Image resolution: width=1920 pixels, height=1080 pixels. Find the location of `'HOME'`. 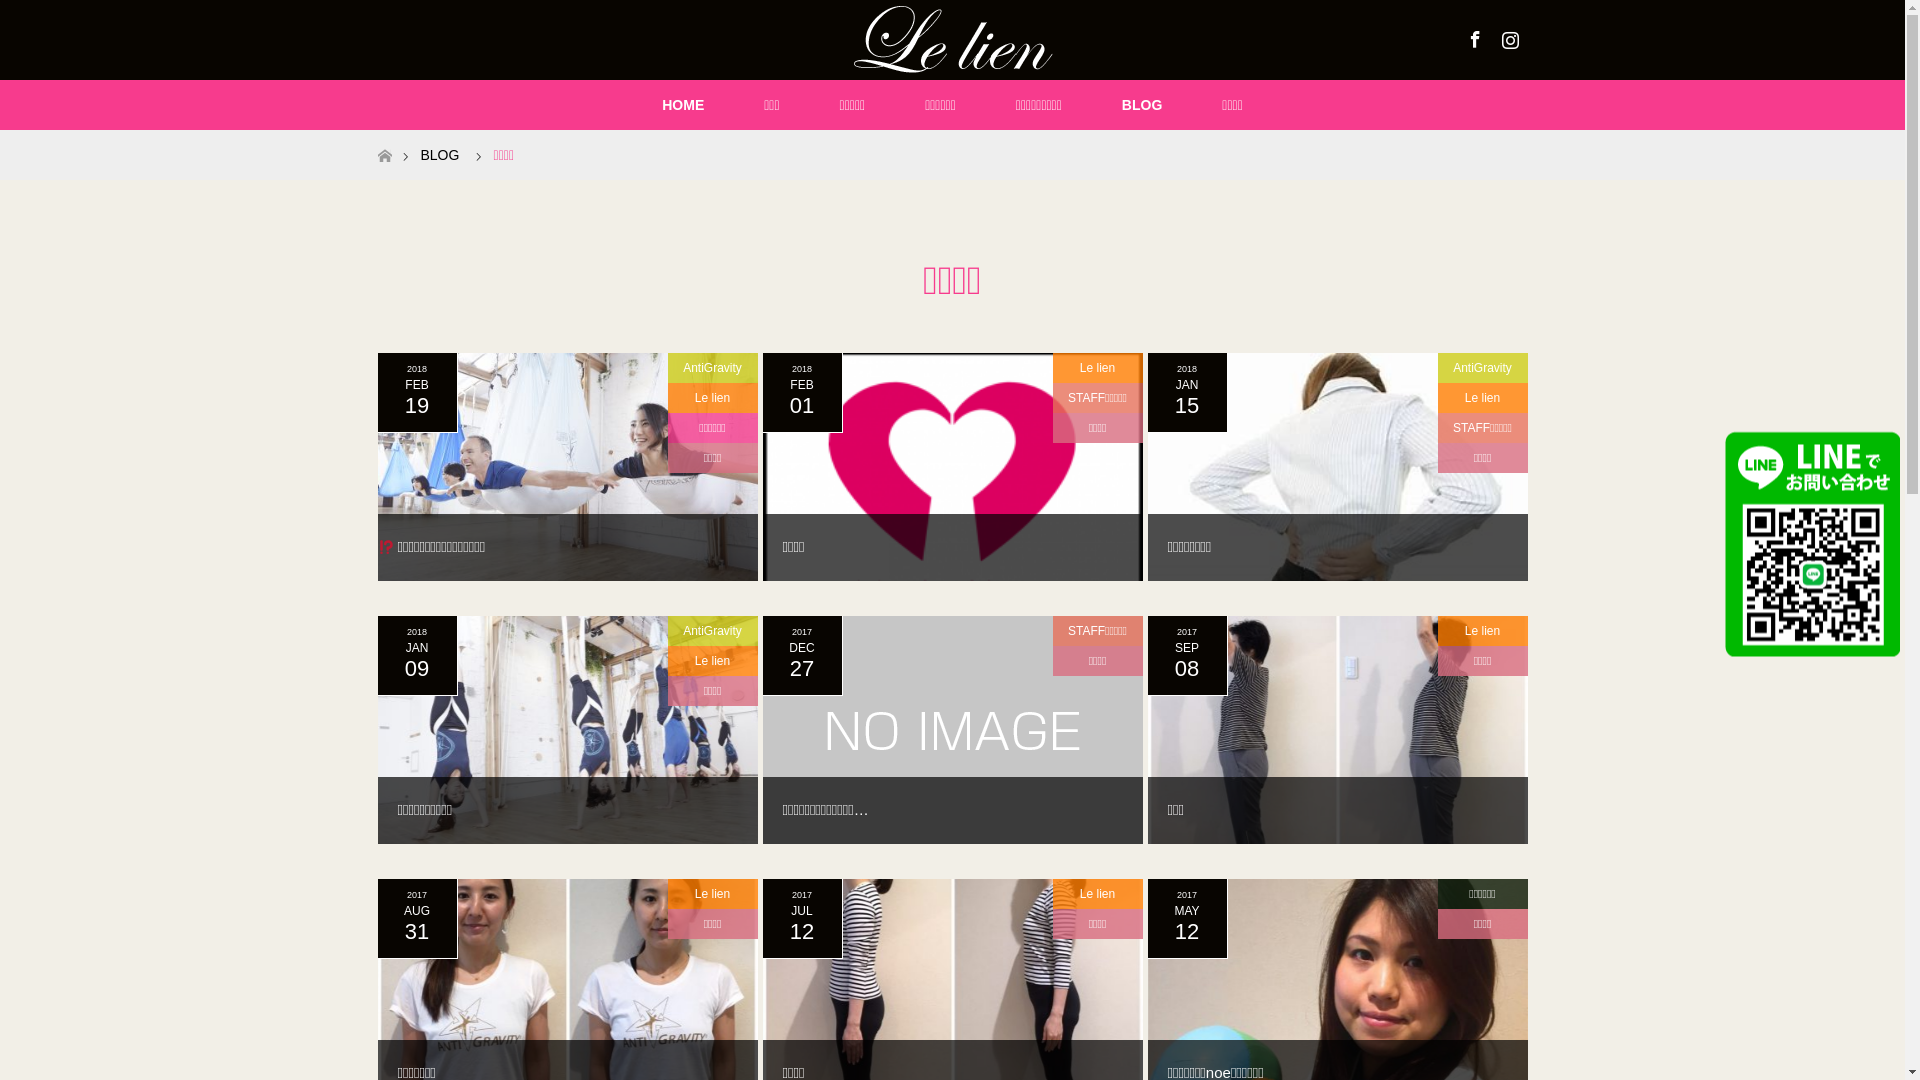

'HOME' is located at coordinates (631, 104).